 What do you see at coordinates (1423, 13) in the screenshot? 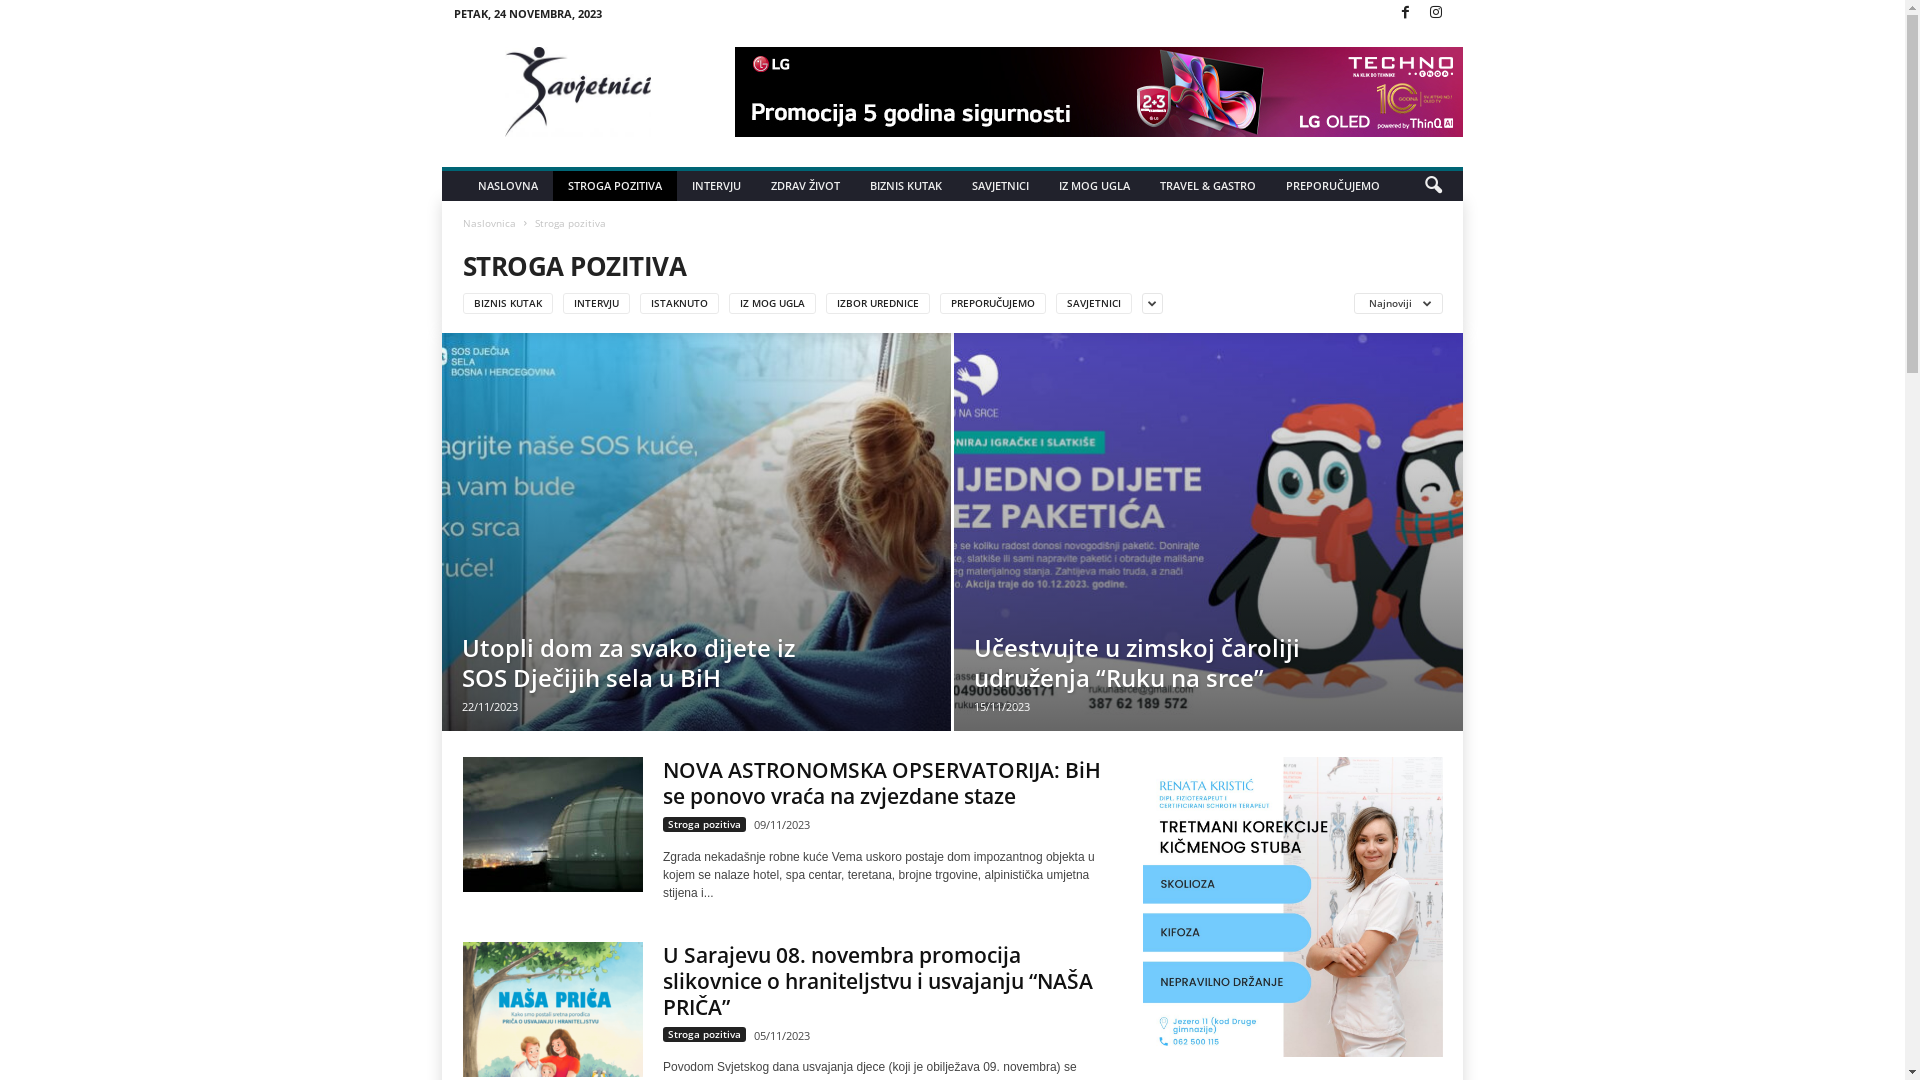
I see `'Instagram'` at bounding box center [1423, 13].